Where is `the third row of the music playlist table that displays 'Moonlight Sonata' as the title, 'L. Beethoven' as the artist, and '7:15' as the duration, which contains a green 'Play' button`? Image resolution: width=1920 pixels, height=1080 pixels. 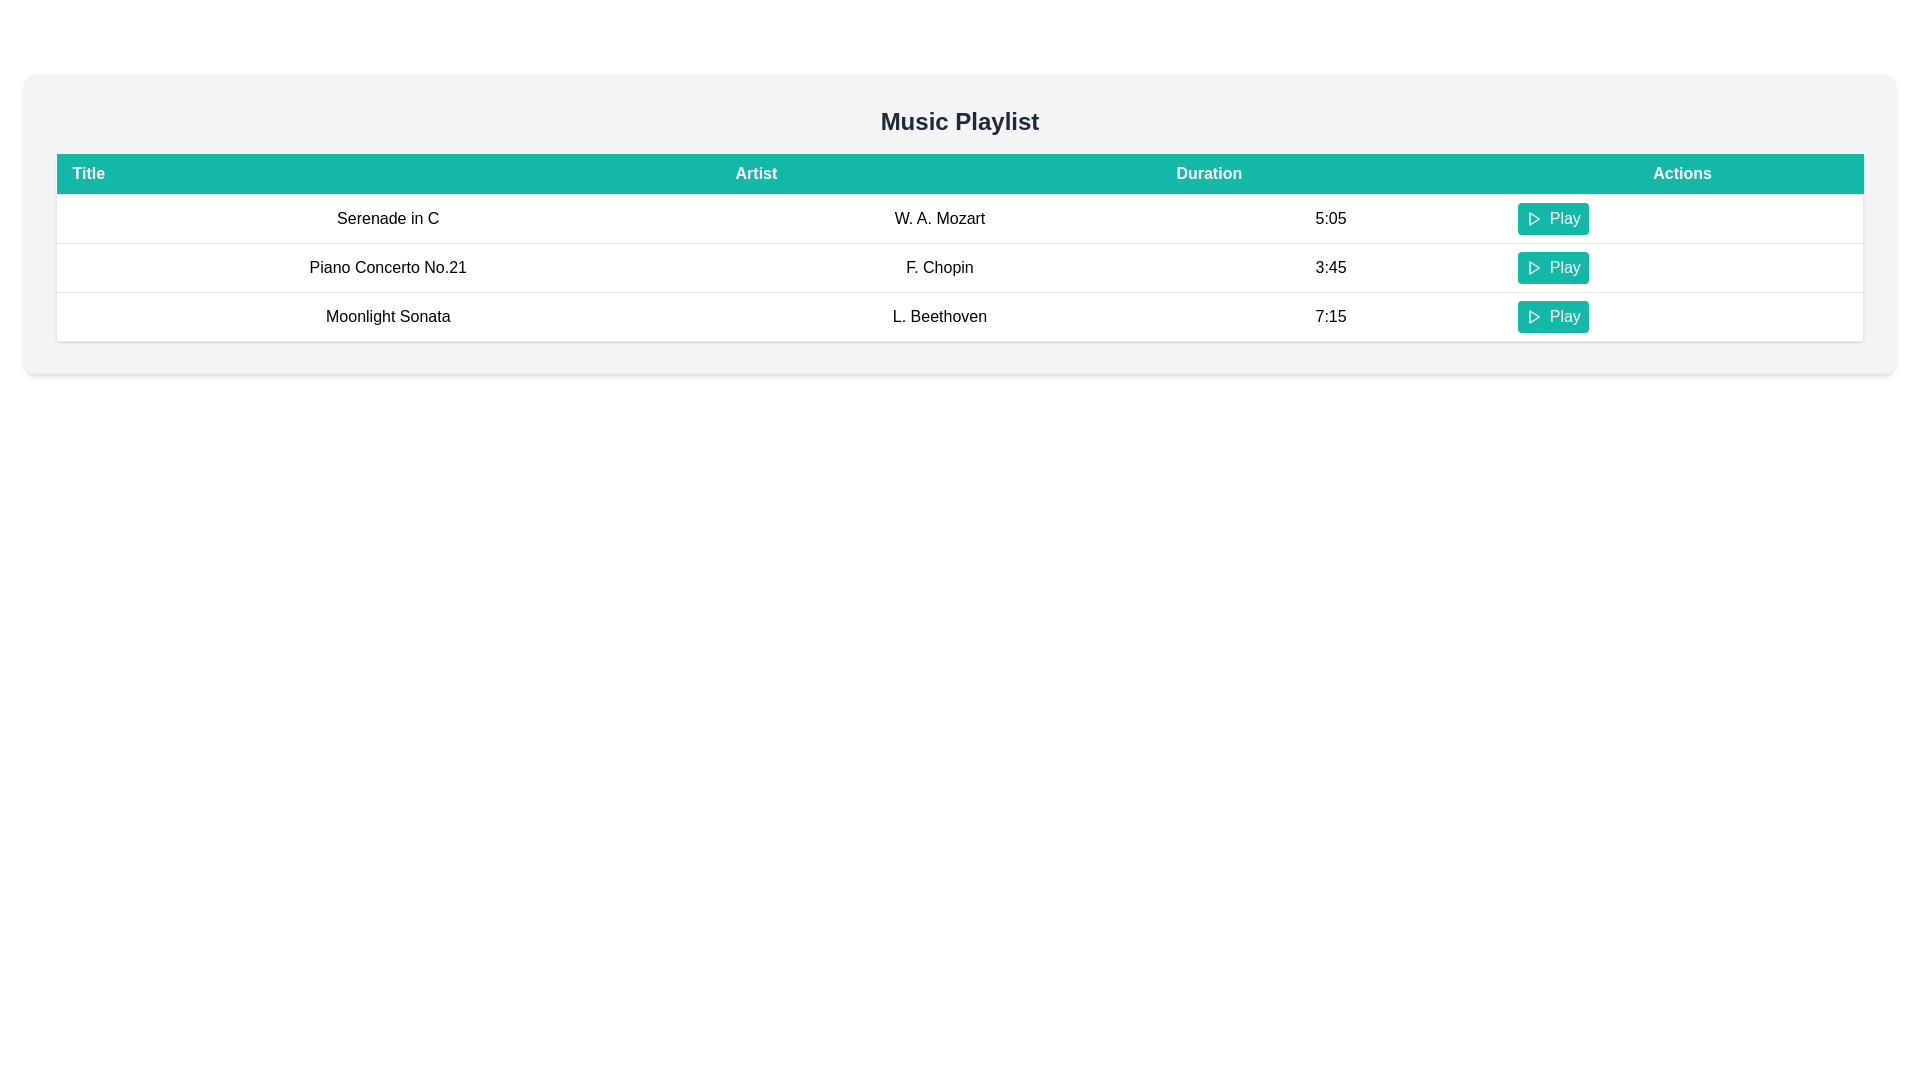
the third row of the music playlist table that displays 'Moonlight Sonata' as the title, 'L. Beethoven' as the artist, and '7:15' as the duration, which contains a green 'Play' button is located at coordinates (960, 315).